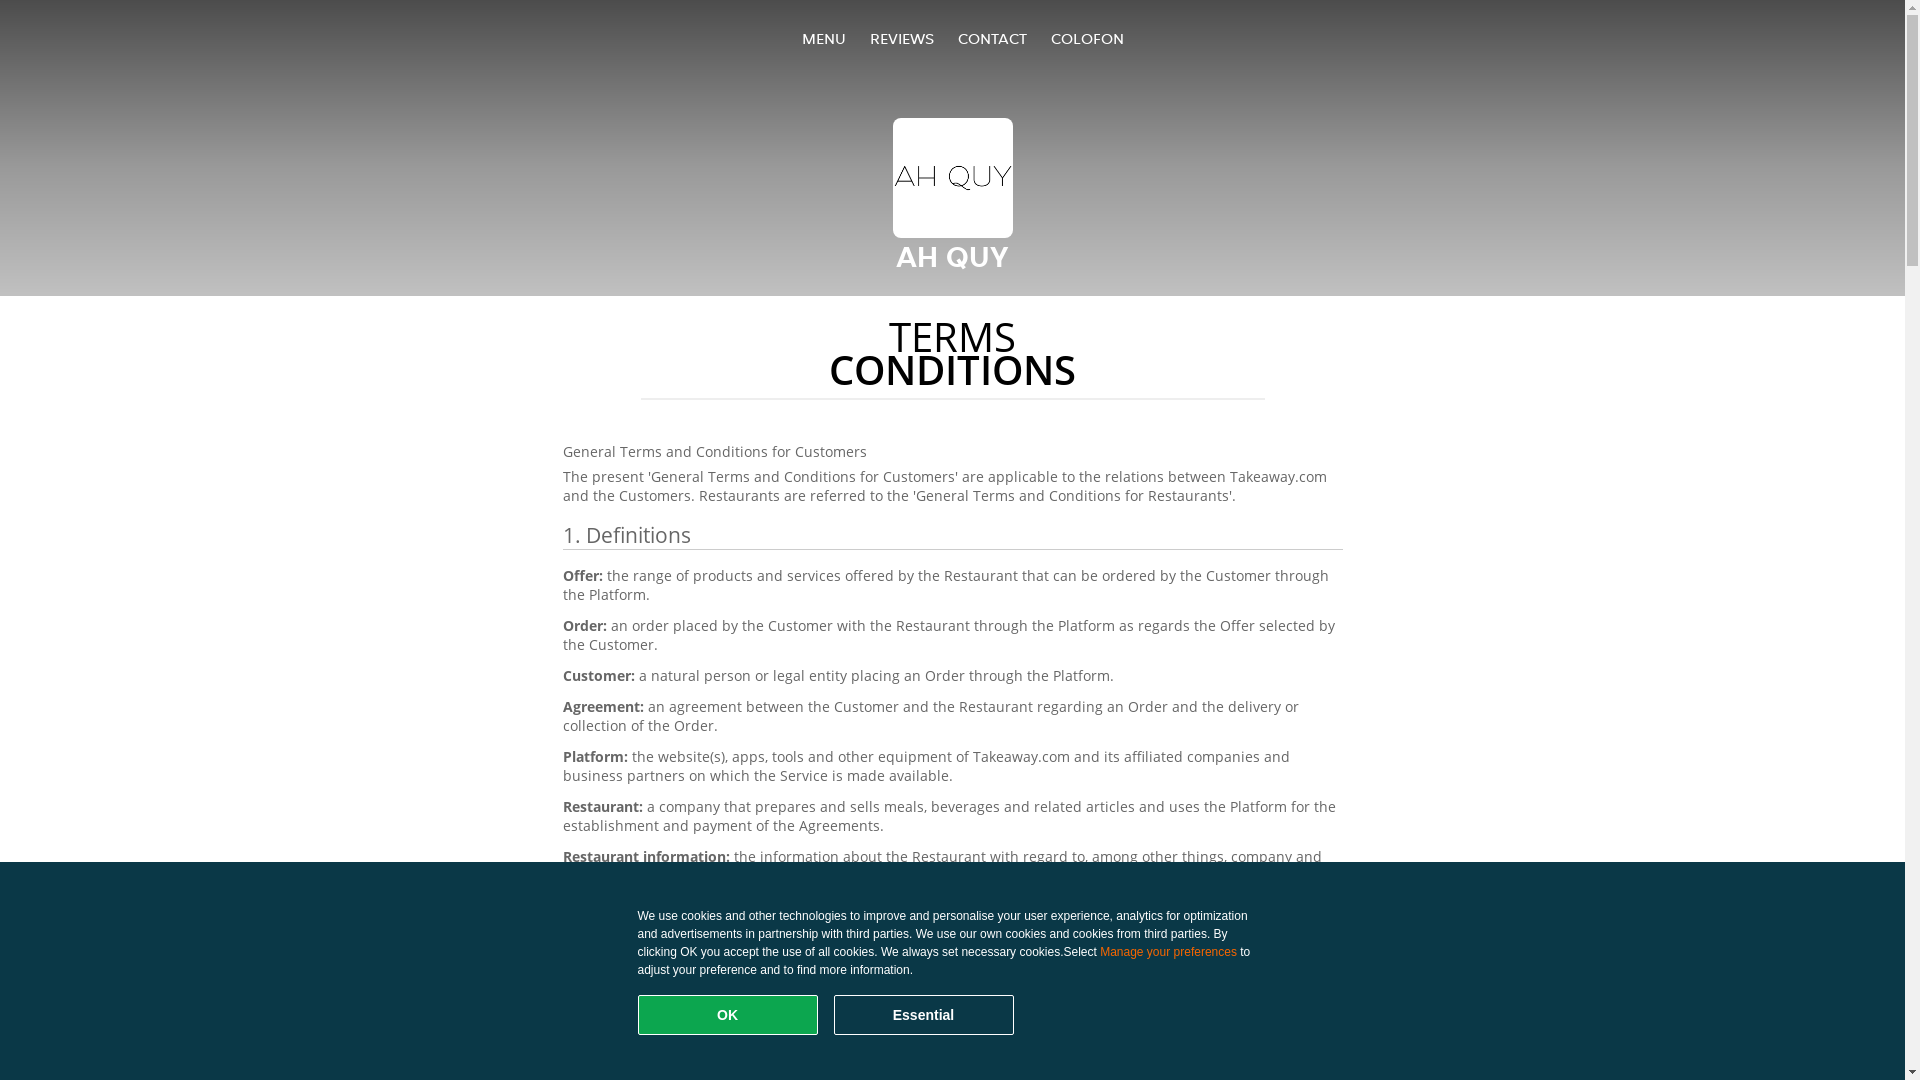 The image size is (1920, 1080). What do you see at coordinates (901, 38) in the screenshot?
I see `'REVIEWS'` at bounding box center [901, 38].